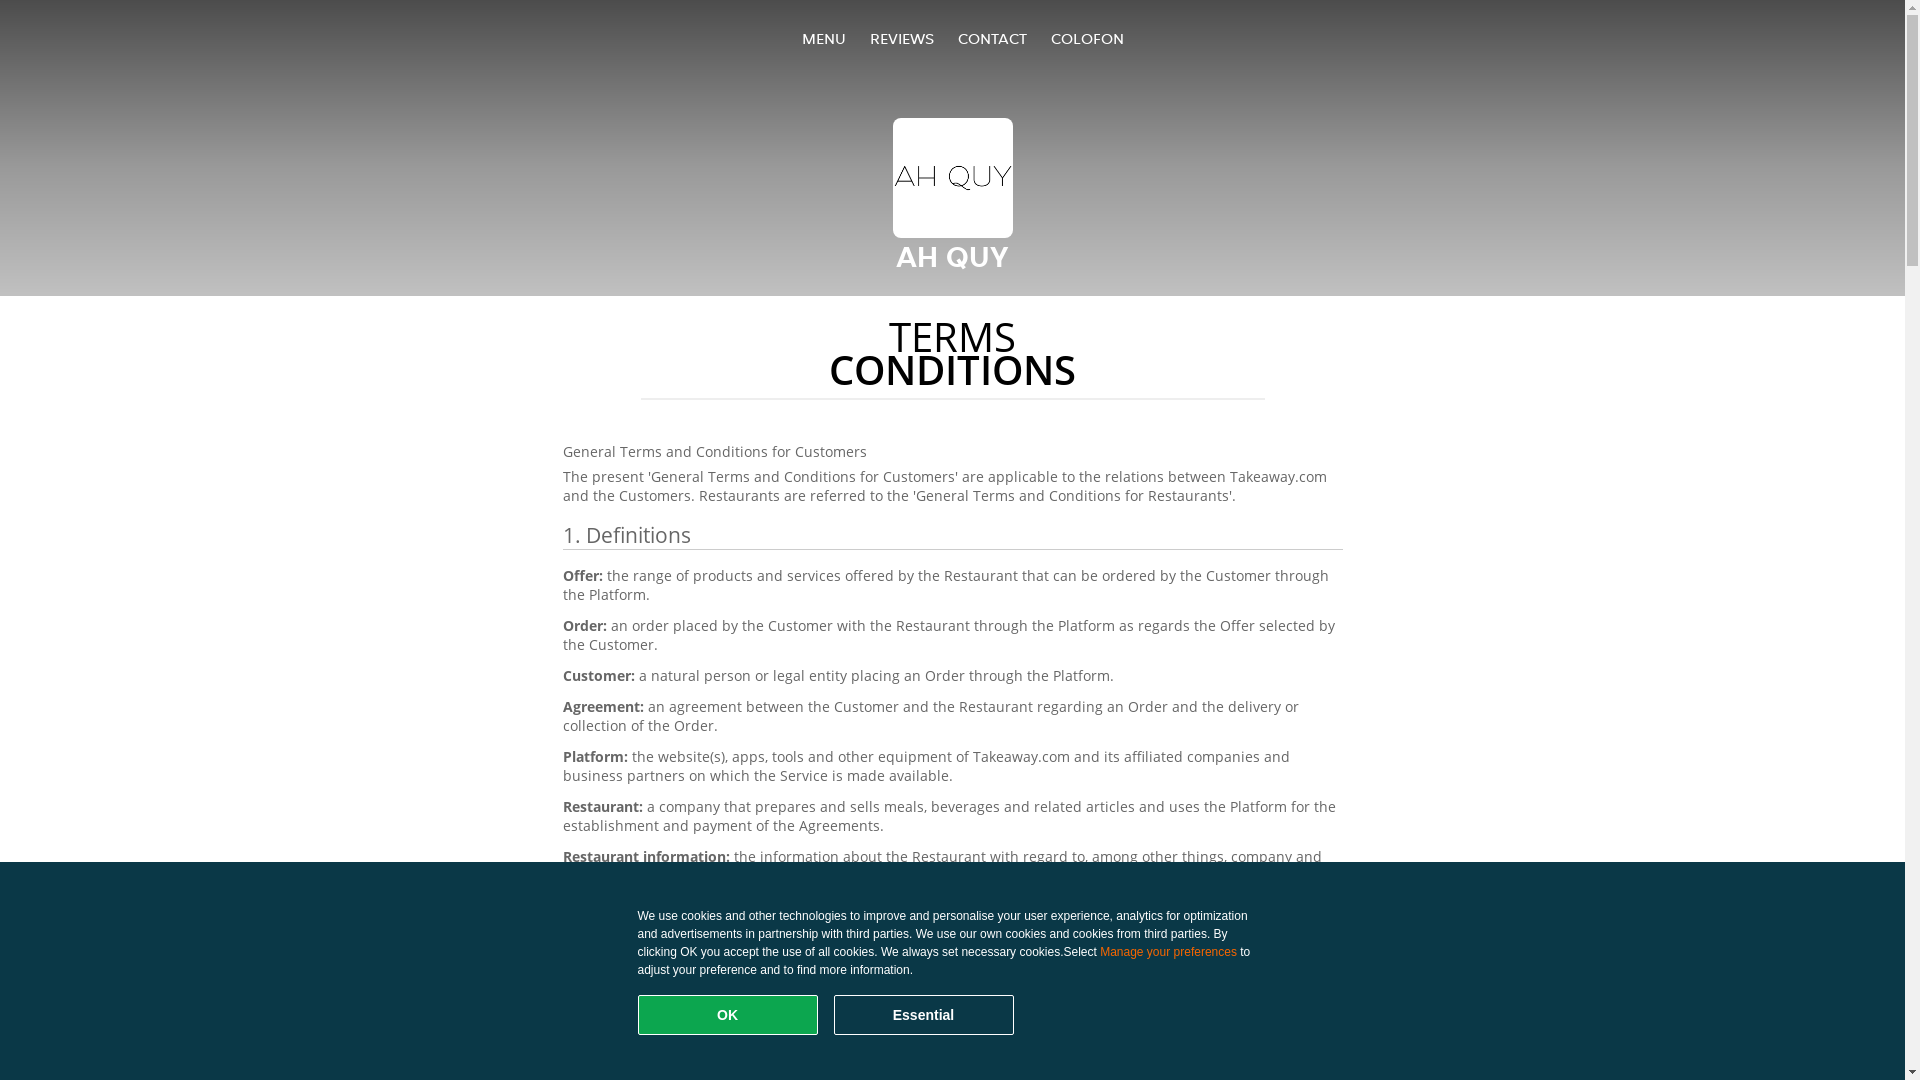 The image size is (1920, 1080). What do you see at coordinates (901, 38) in the screenshot?
I see `'REVIEWS'` at bounding box center [901, 38].